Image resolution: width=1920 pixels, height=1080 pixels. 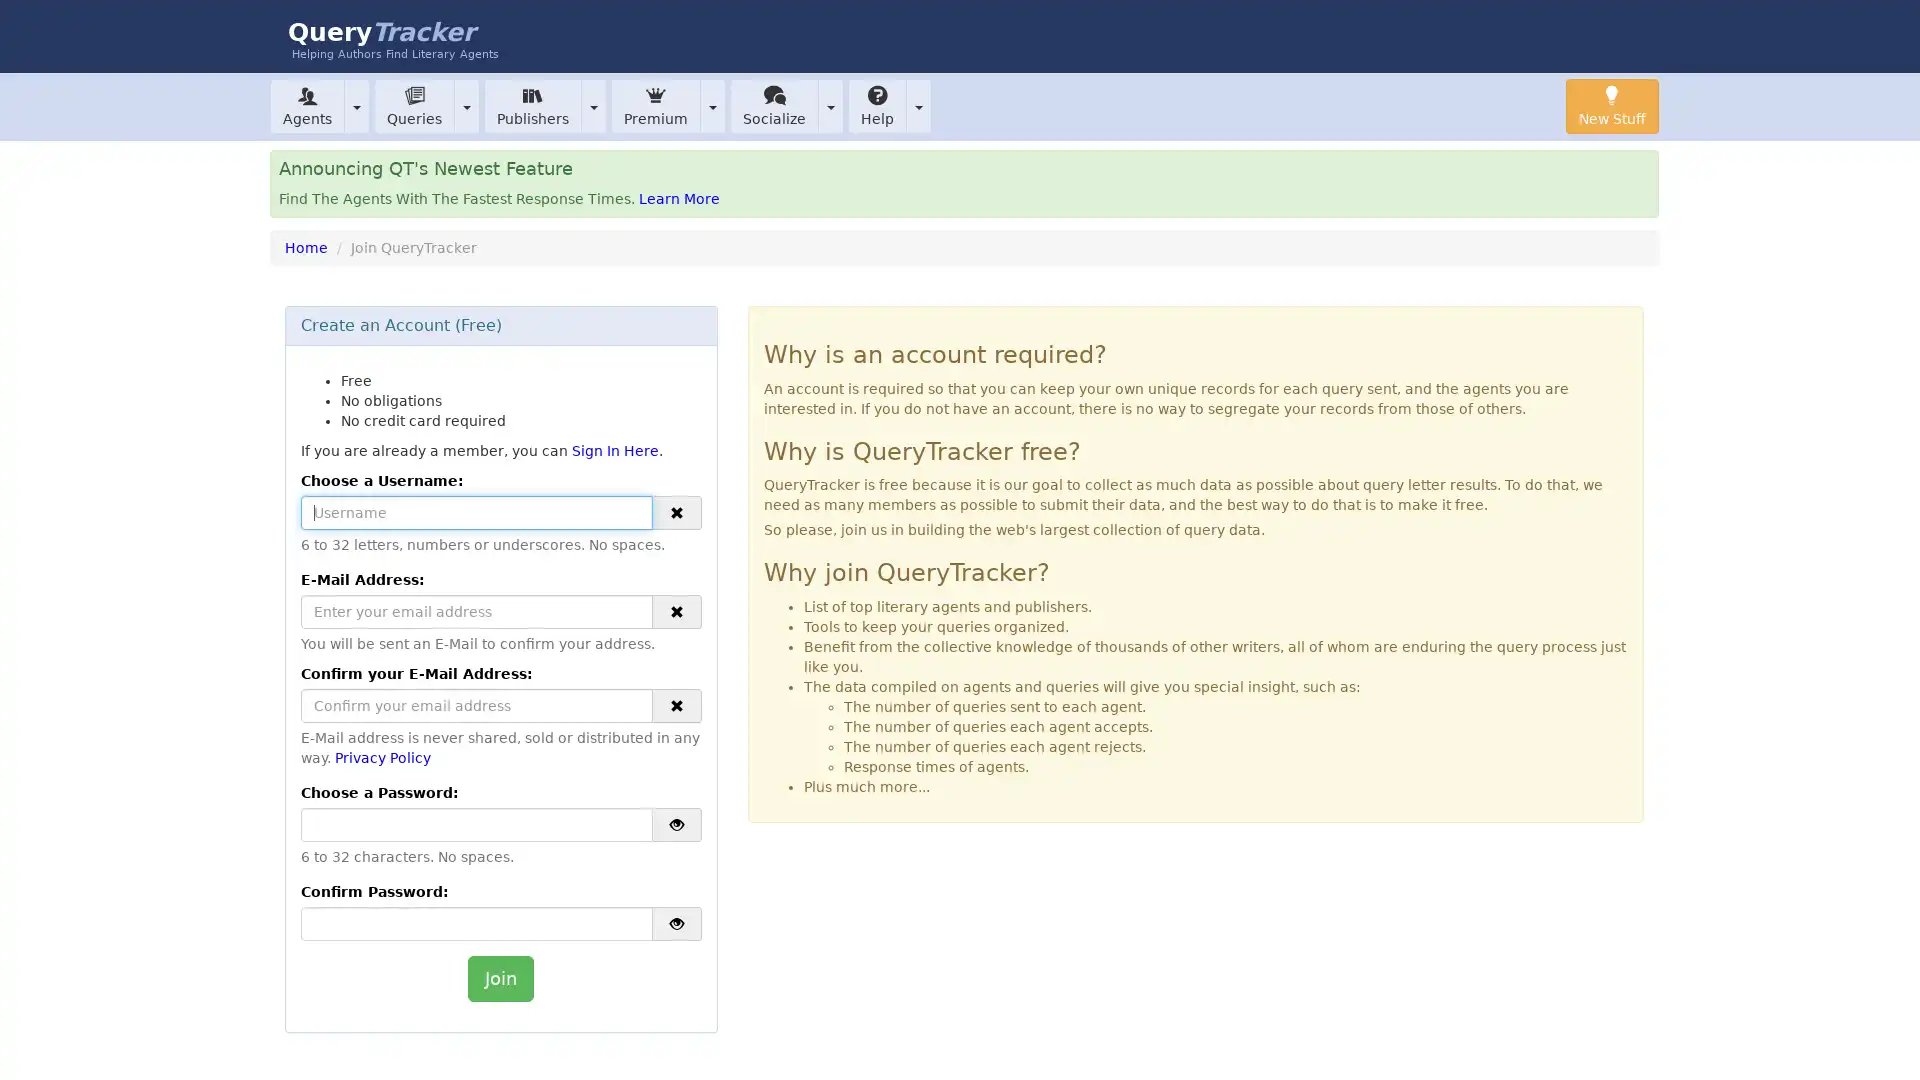 What do you see at coordinates (830, 106) in the screenshot?
I see `Toggle Dropdown` at bounding box center [830, 106].